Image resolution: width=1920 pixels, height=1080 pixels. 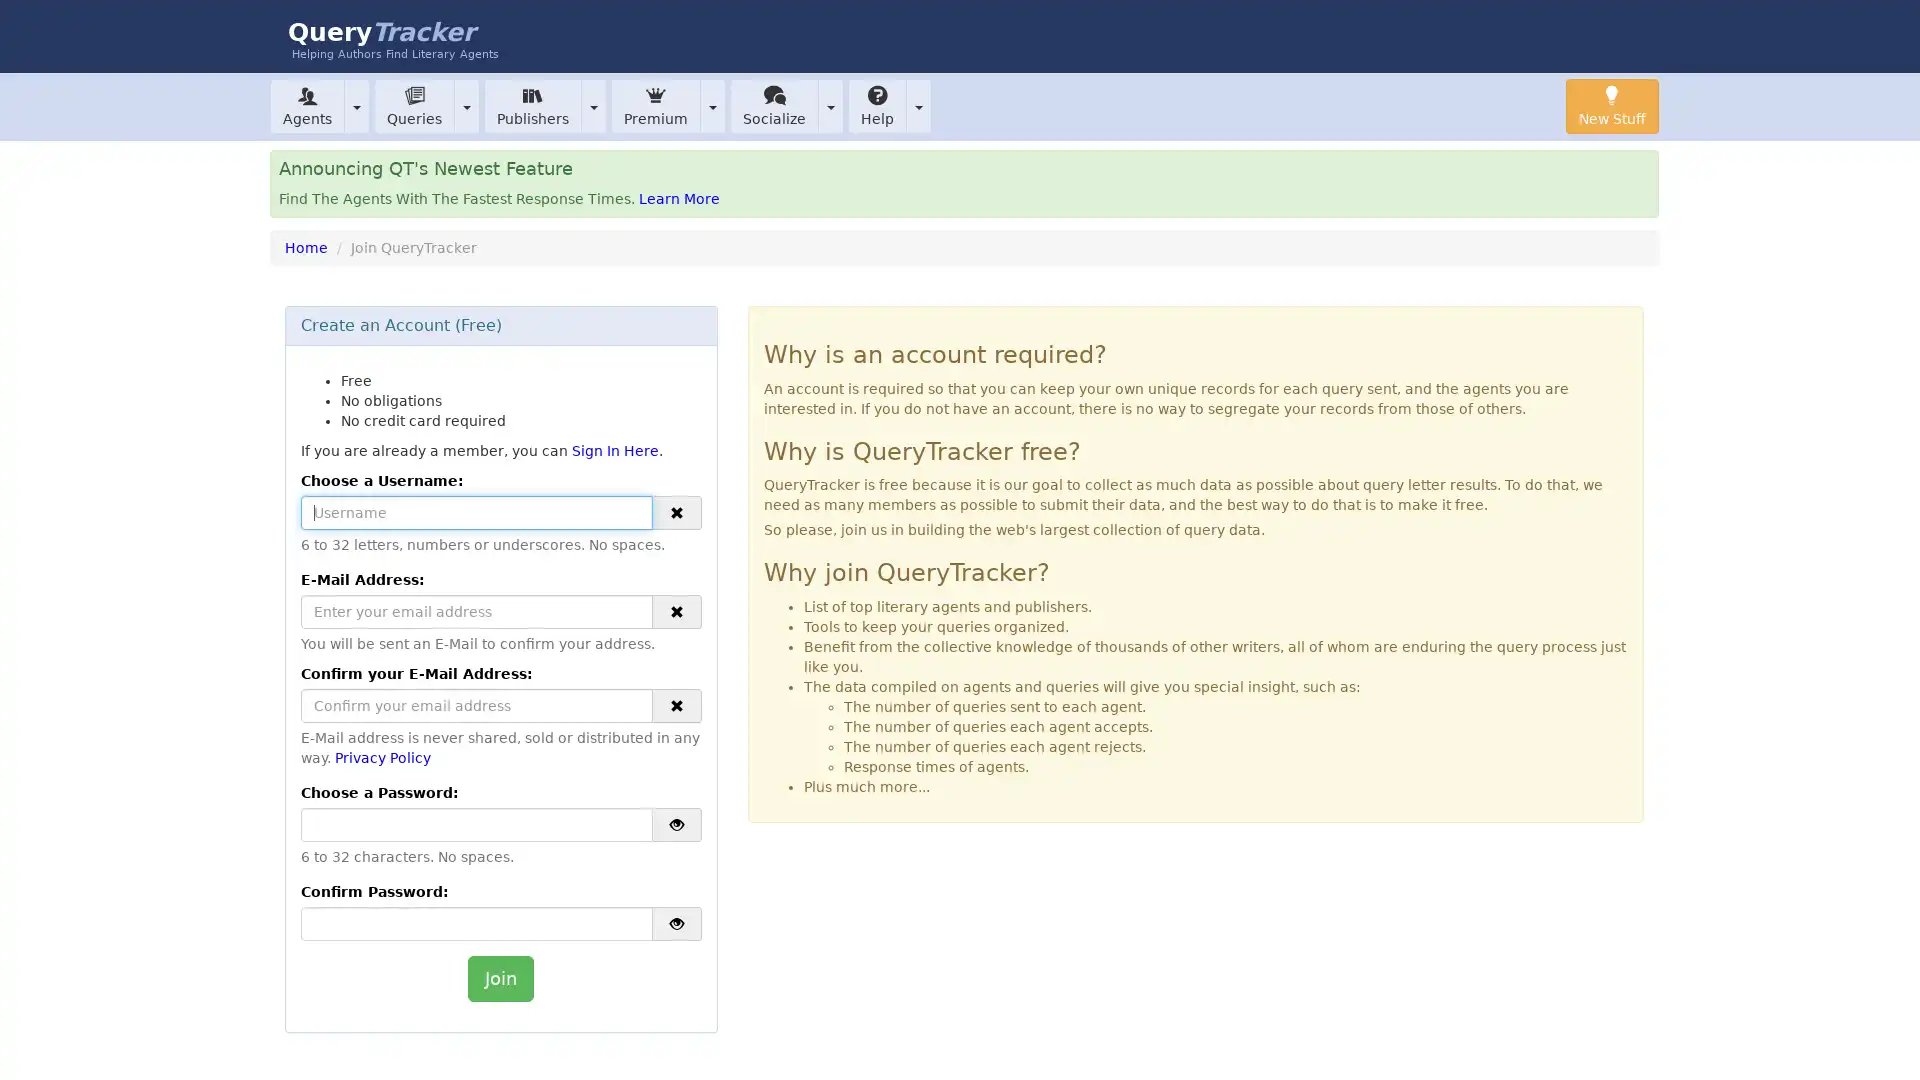 What do you see at coordinates (830, 106) in the screenshot?
I see `Toggle Dropdown` at bounding box center [830, 106].